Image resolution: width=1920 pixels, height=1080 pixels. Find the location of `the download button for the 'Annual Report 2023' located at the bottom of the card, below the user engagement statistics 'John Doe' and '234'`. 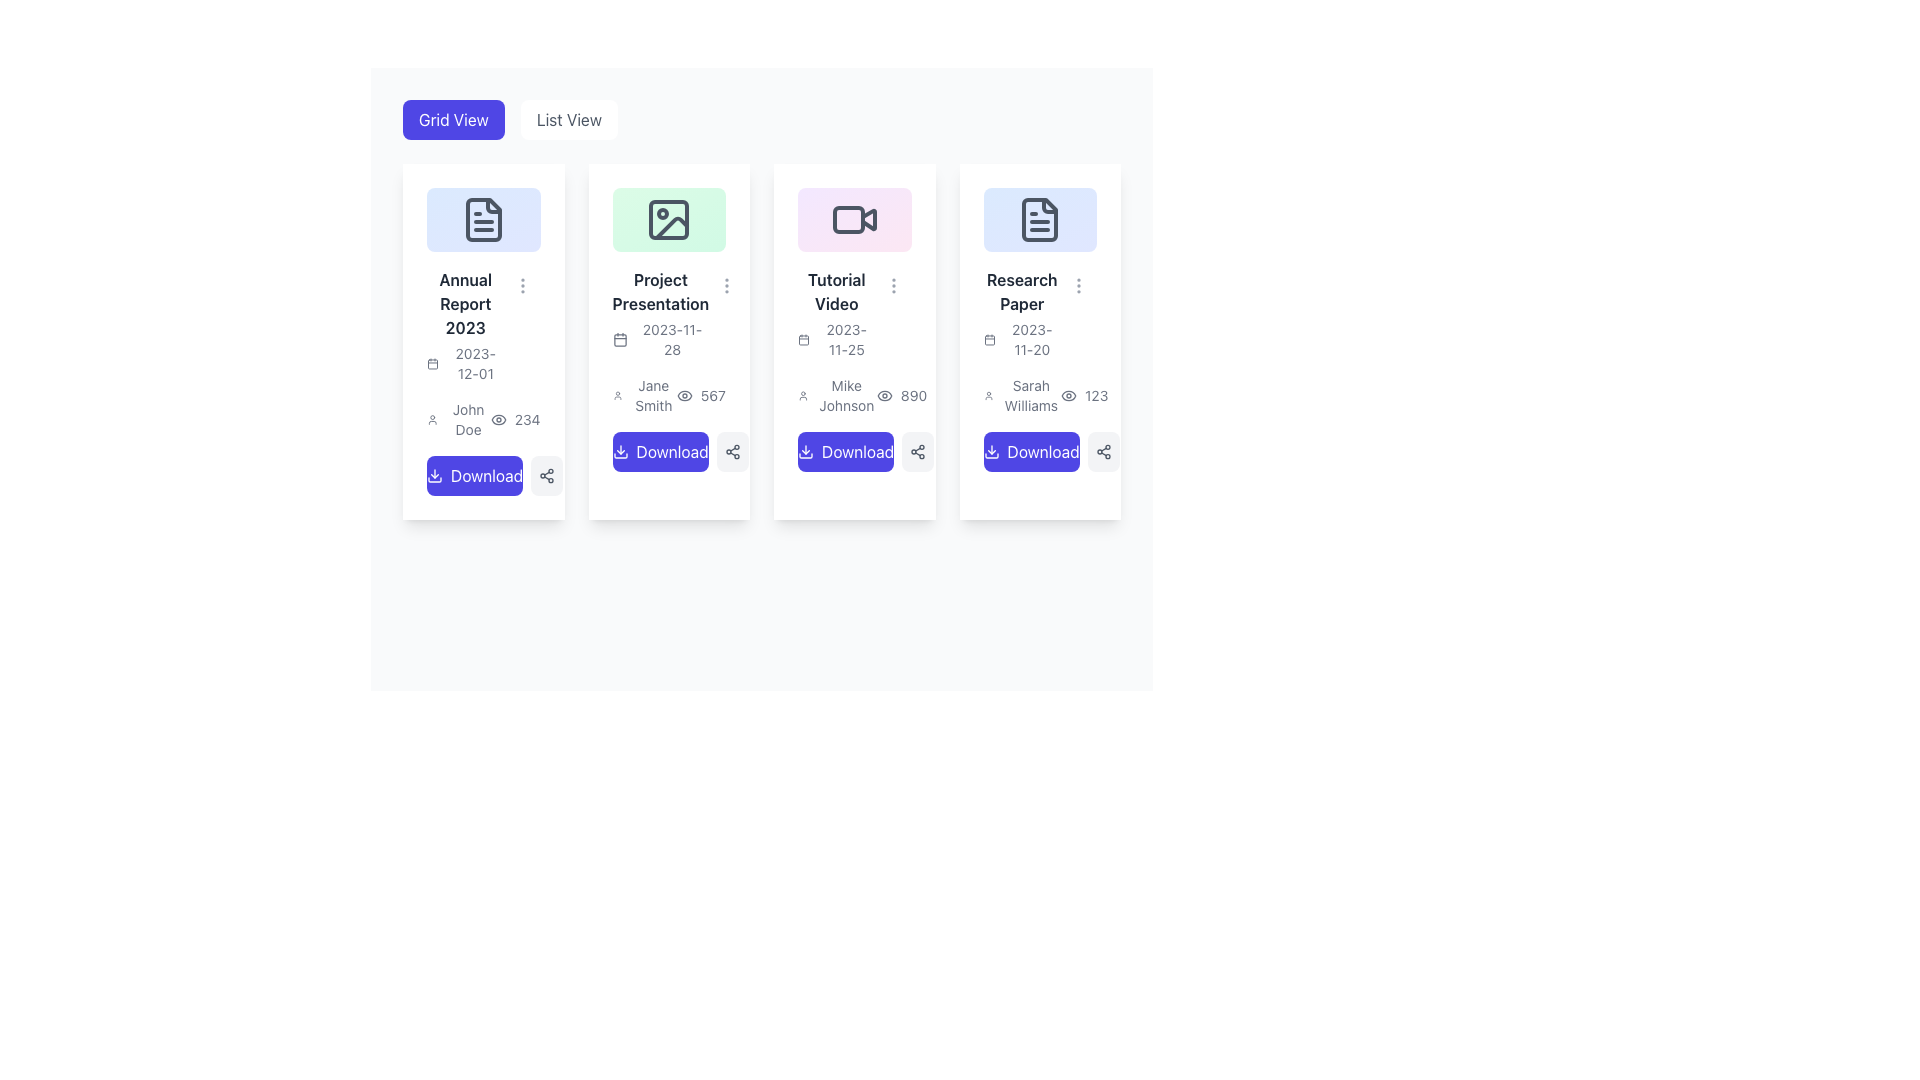

the download button for the 'Annual Report 2023' located at the bottom of the card, below the user engagement statistics 'John Doe' and '234' is located at coordinates (483, 475).